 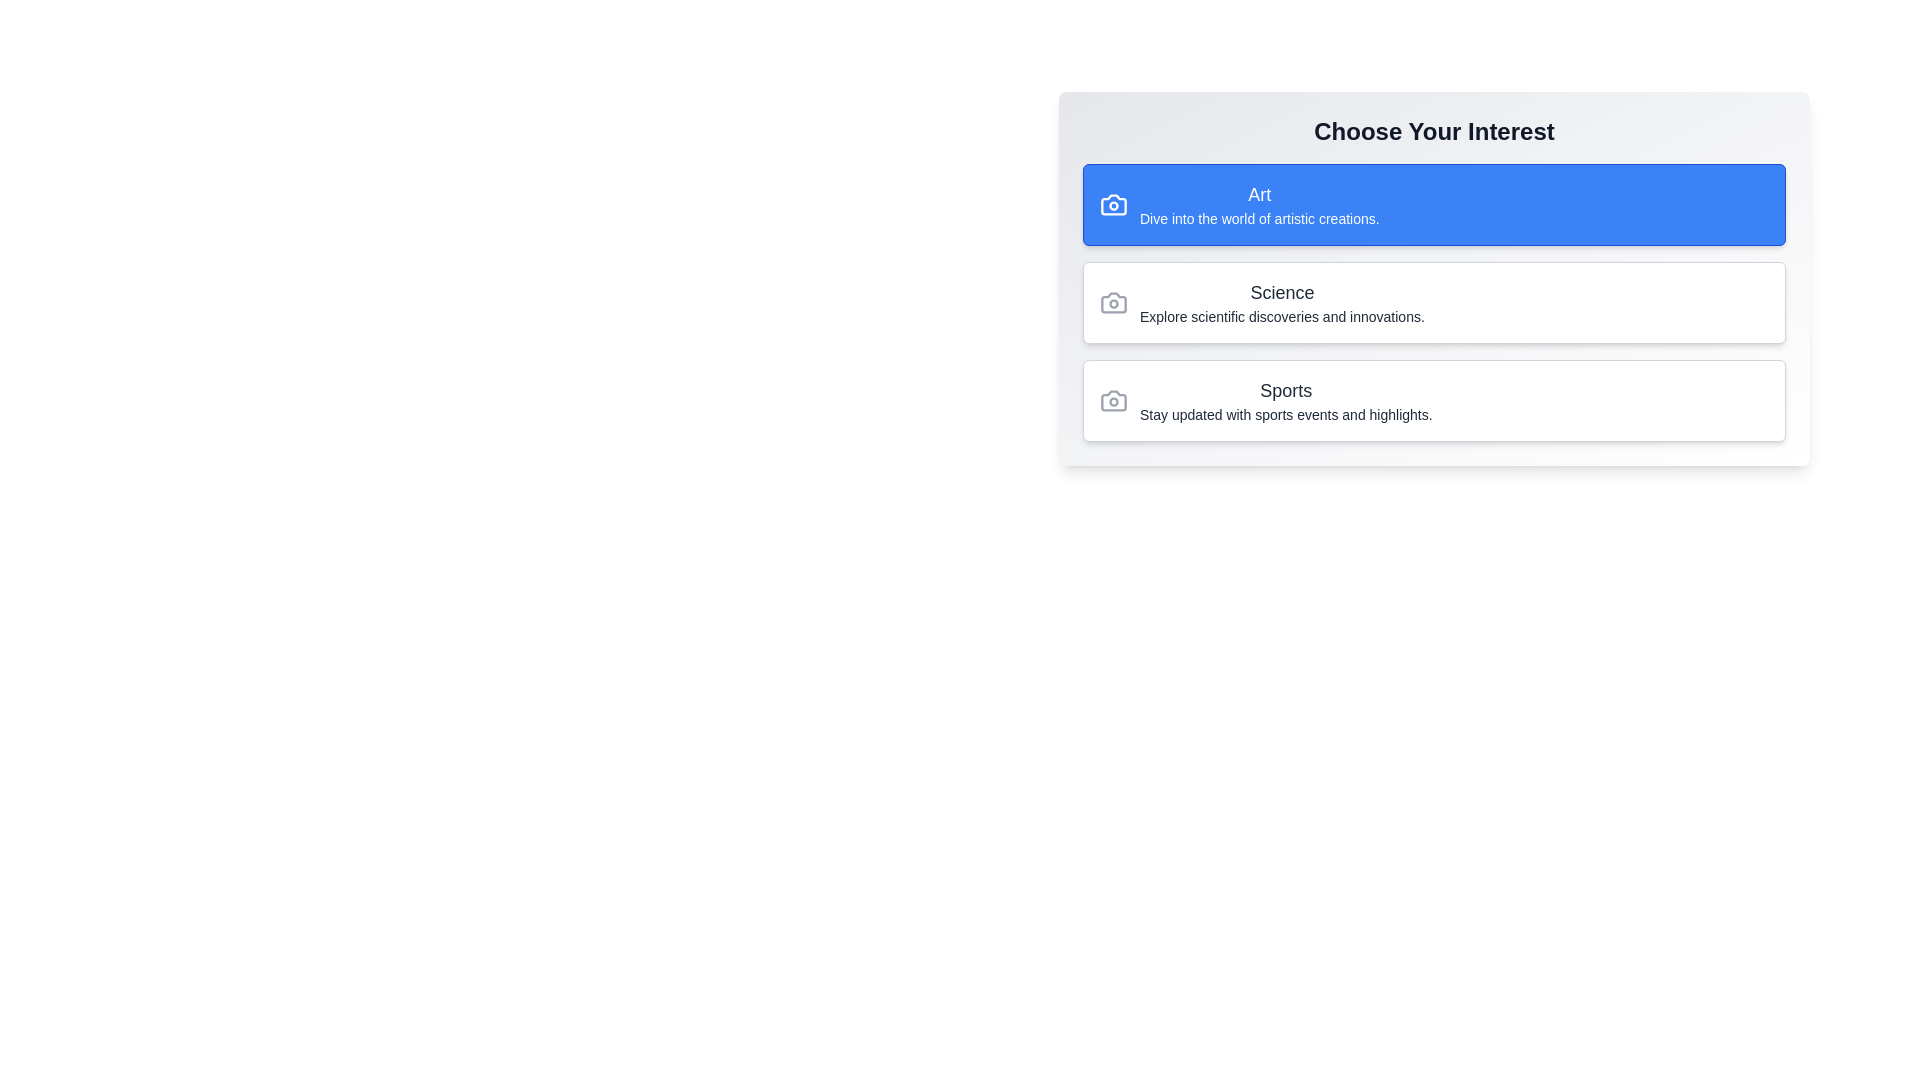 What do you see at coordinates (1433, 131) in the screenshot?
I see `the title Text label at the very top of the menu interface, which provides context about the content or choices below it` at bounding box center [1433, 131].